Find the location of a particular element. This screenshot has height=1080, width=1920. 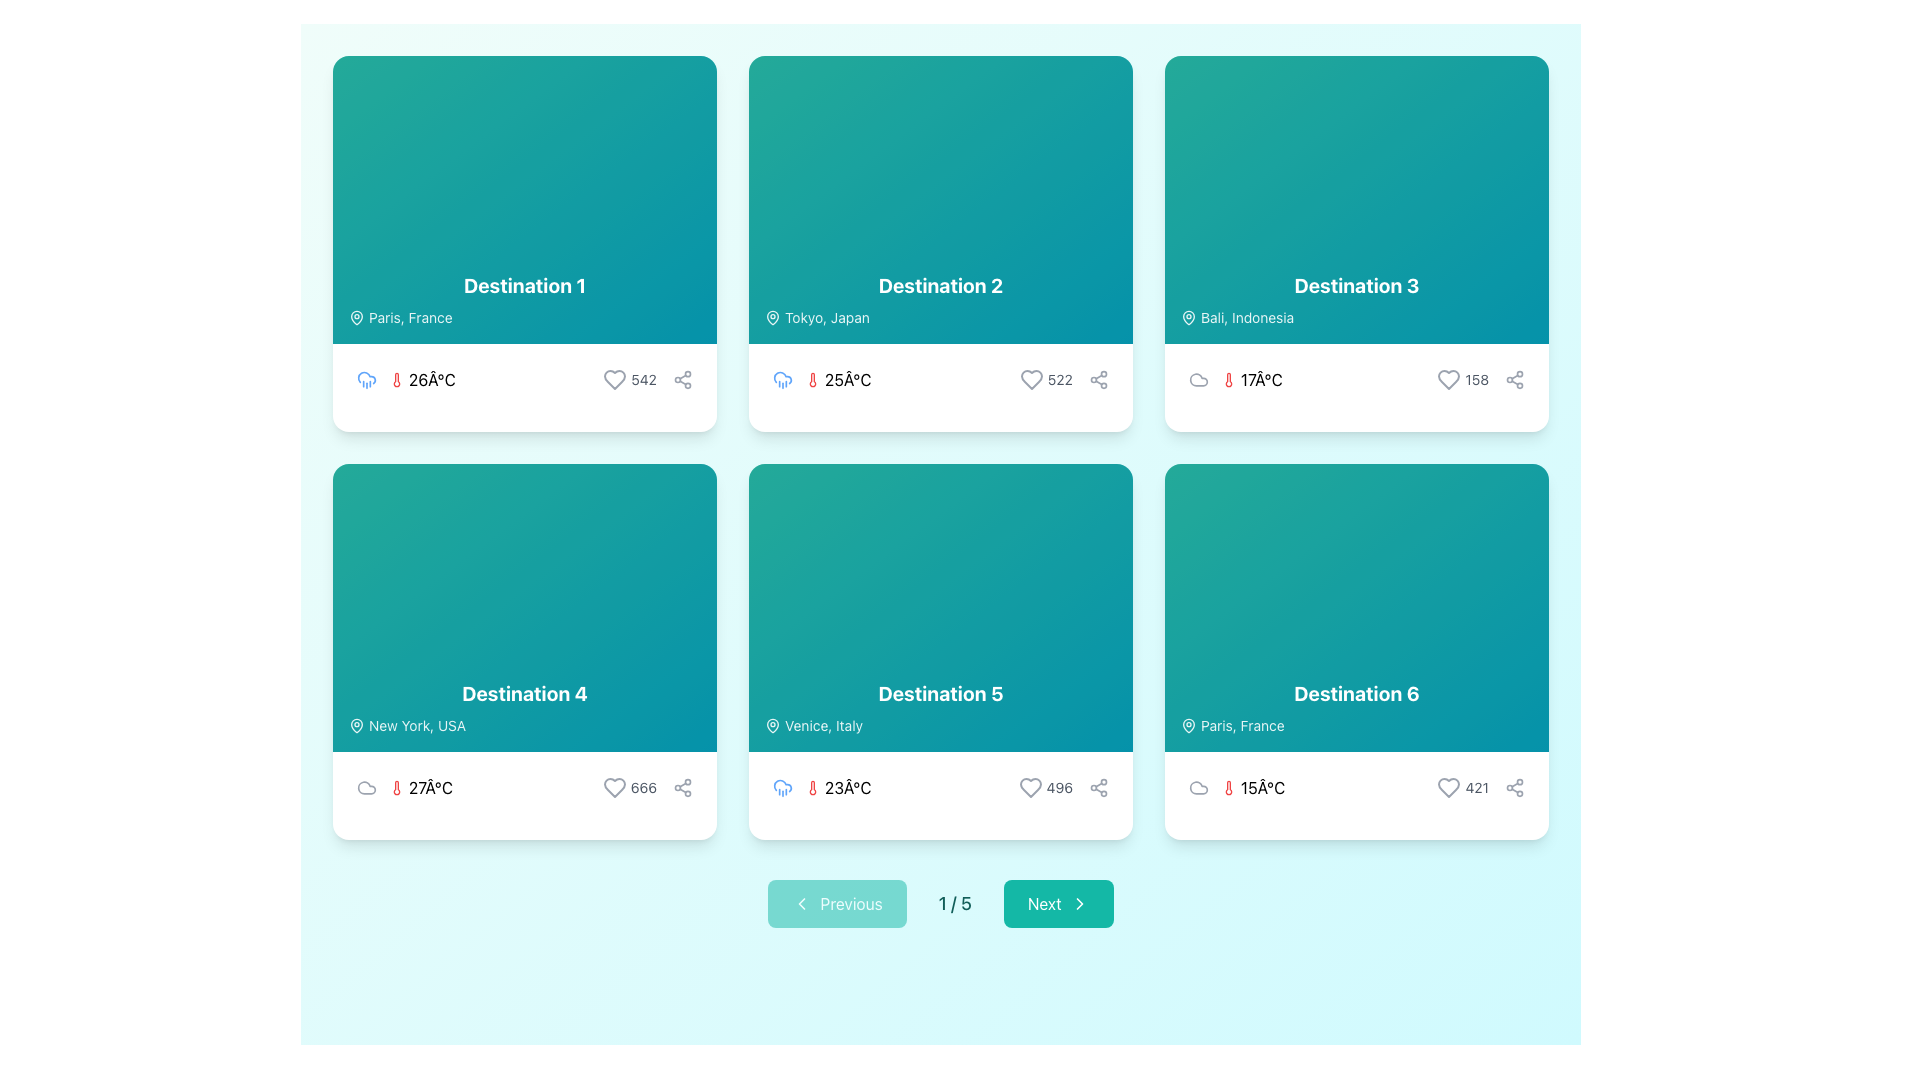

the teal 'Previous' button with white text and a left-pointing chevron icon is located at coordinates (837, 903).